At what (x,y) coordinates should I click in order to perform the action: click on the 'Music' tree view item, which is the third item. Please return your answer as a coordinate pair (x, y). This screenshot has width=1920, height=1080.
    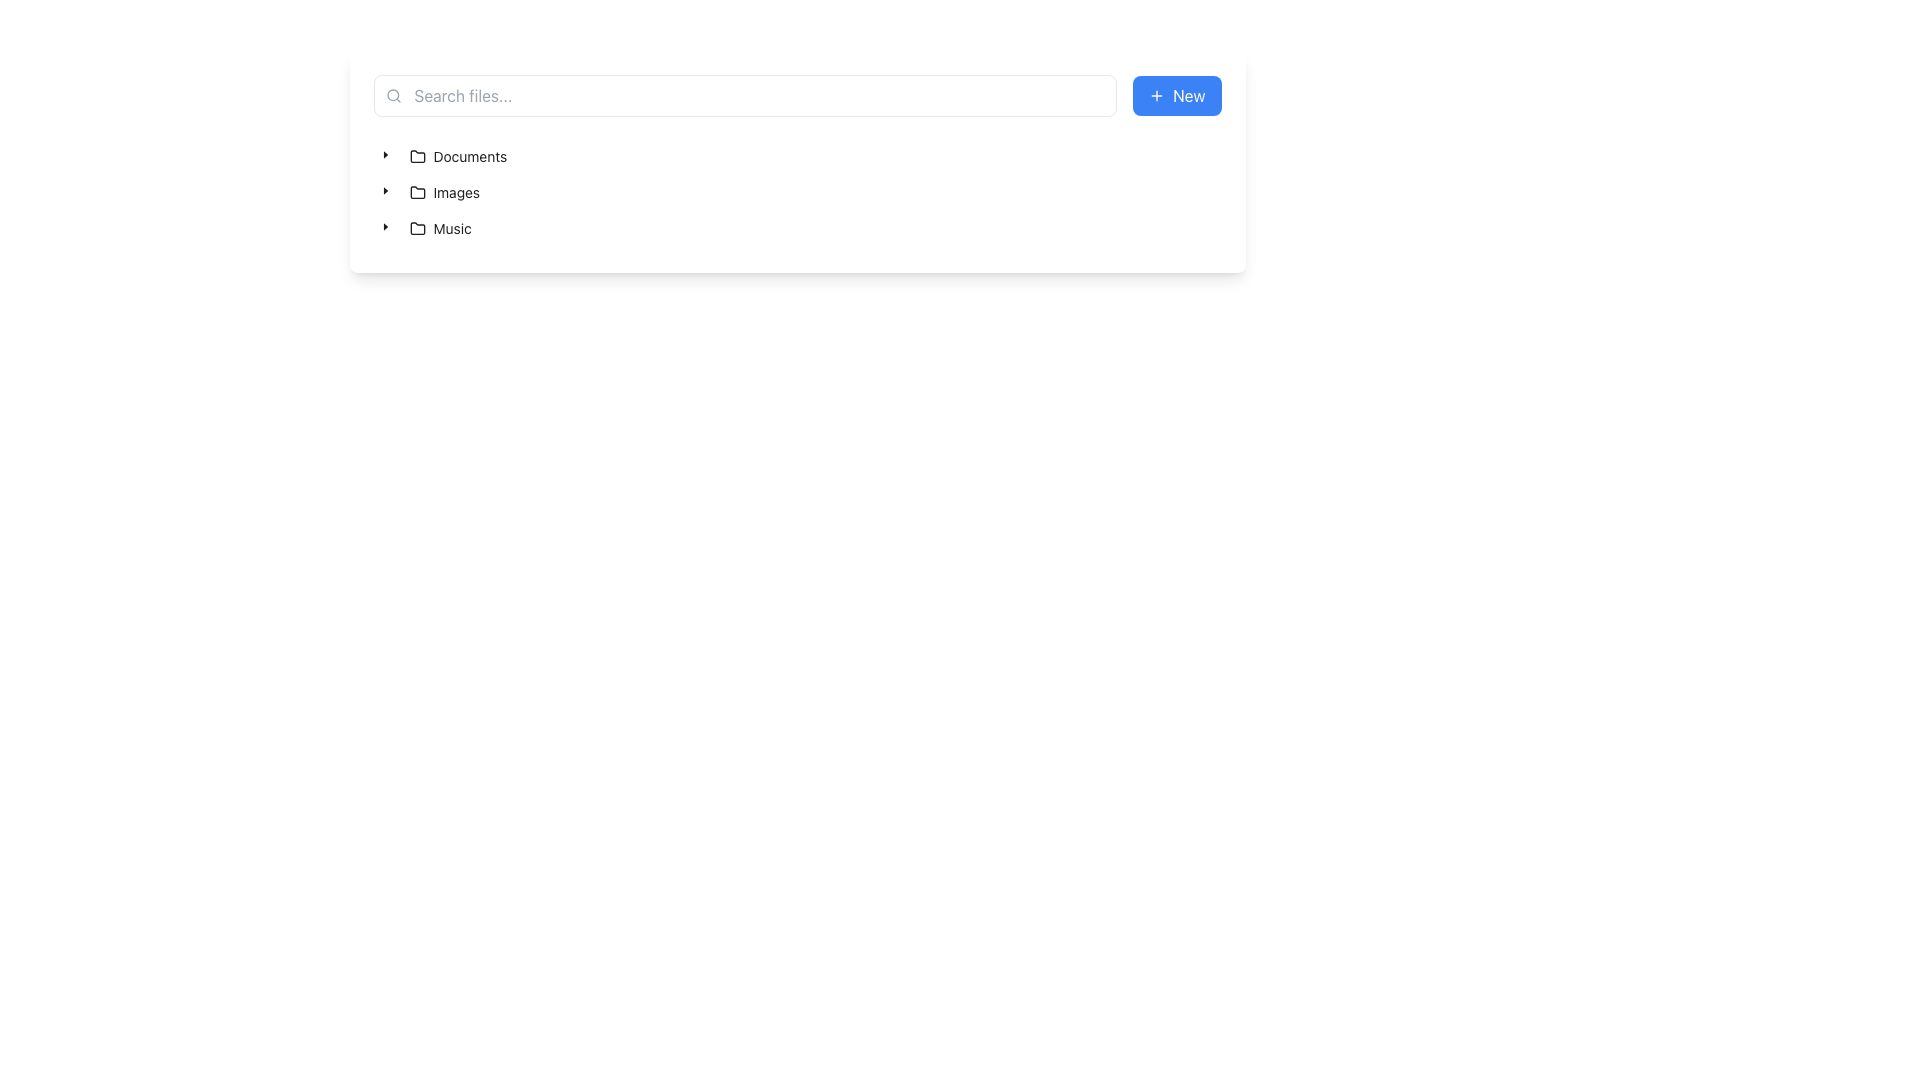
    Looking at the image, I should click on (425, 227).